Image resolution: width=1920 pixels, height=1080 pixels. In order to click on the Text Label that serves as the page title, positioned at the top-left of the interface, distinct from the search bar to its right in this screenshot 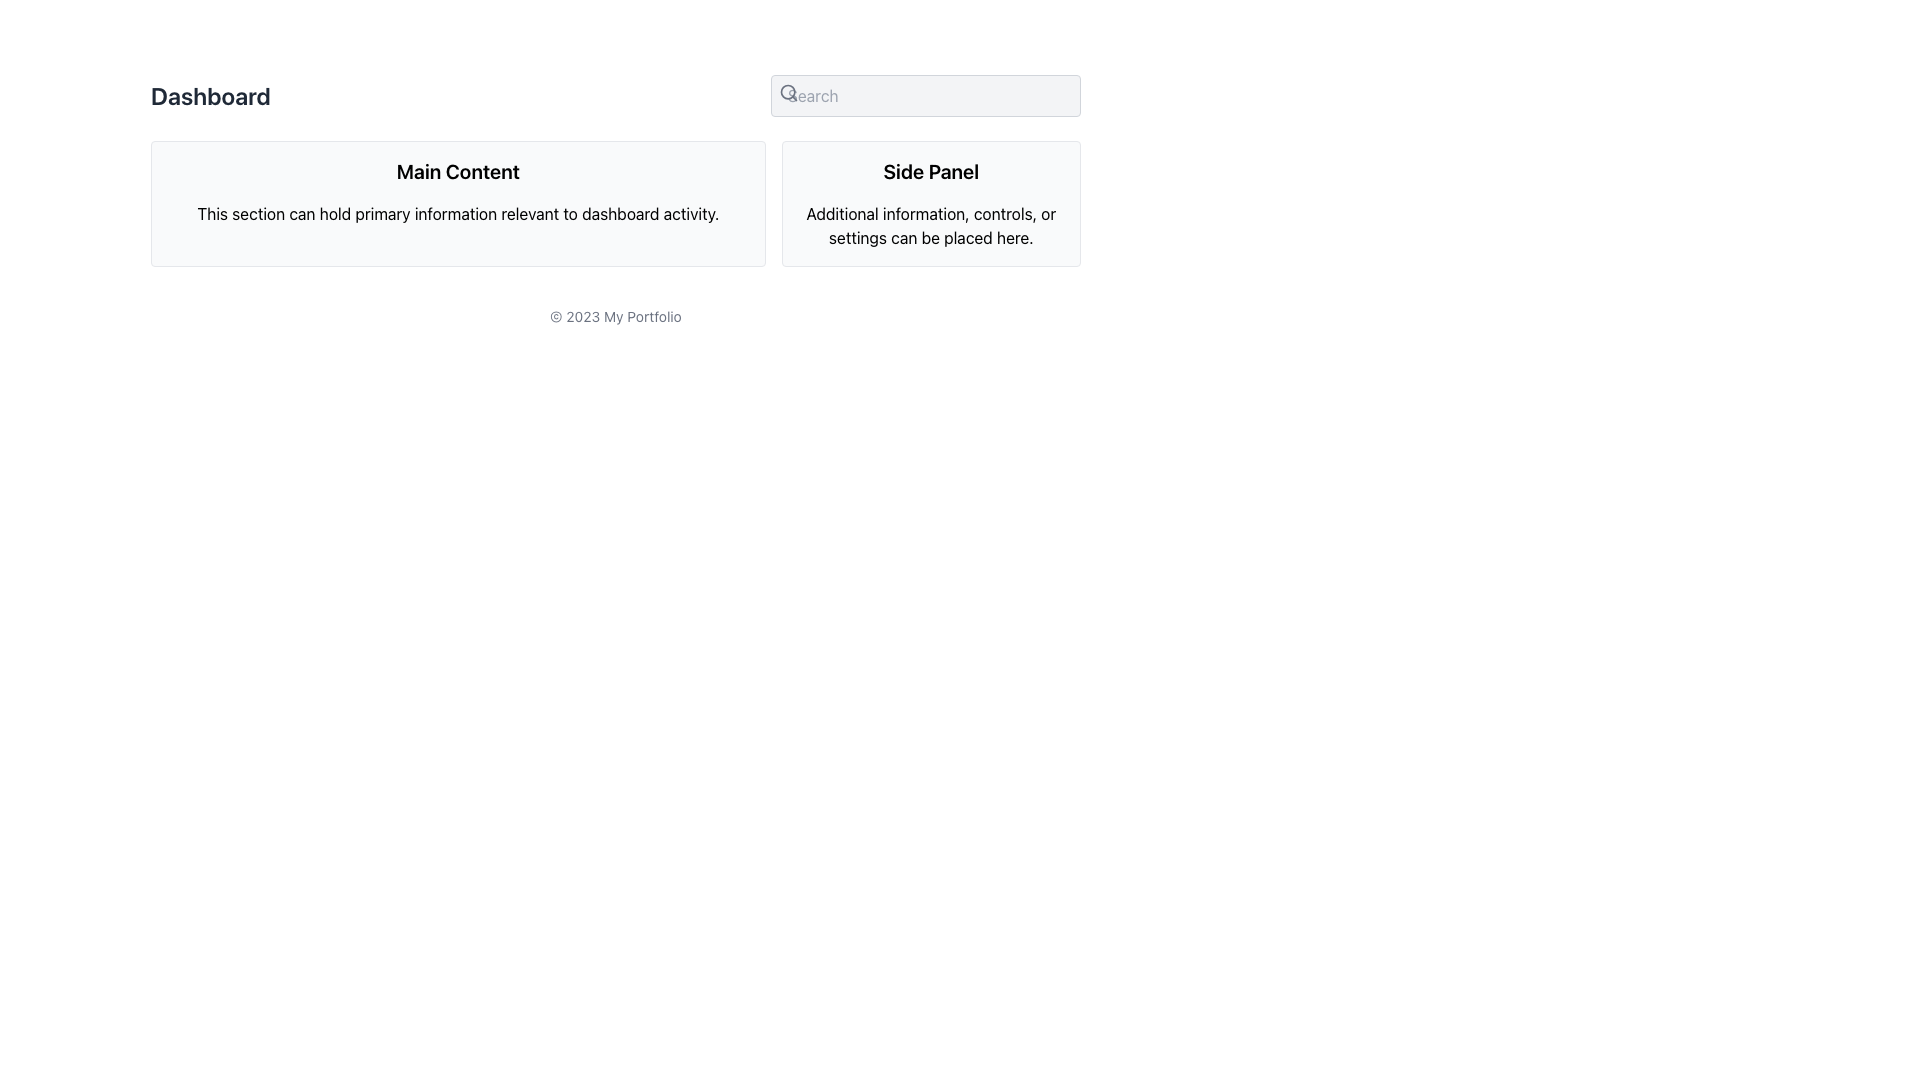, I will do `click(210, 96)`.